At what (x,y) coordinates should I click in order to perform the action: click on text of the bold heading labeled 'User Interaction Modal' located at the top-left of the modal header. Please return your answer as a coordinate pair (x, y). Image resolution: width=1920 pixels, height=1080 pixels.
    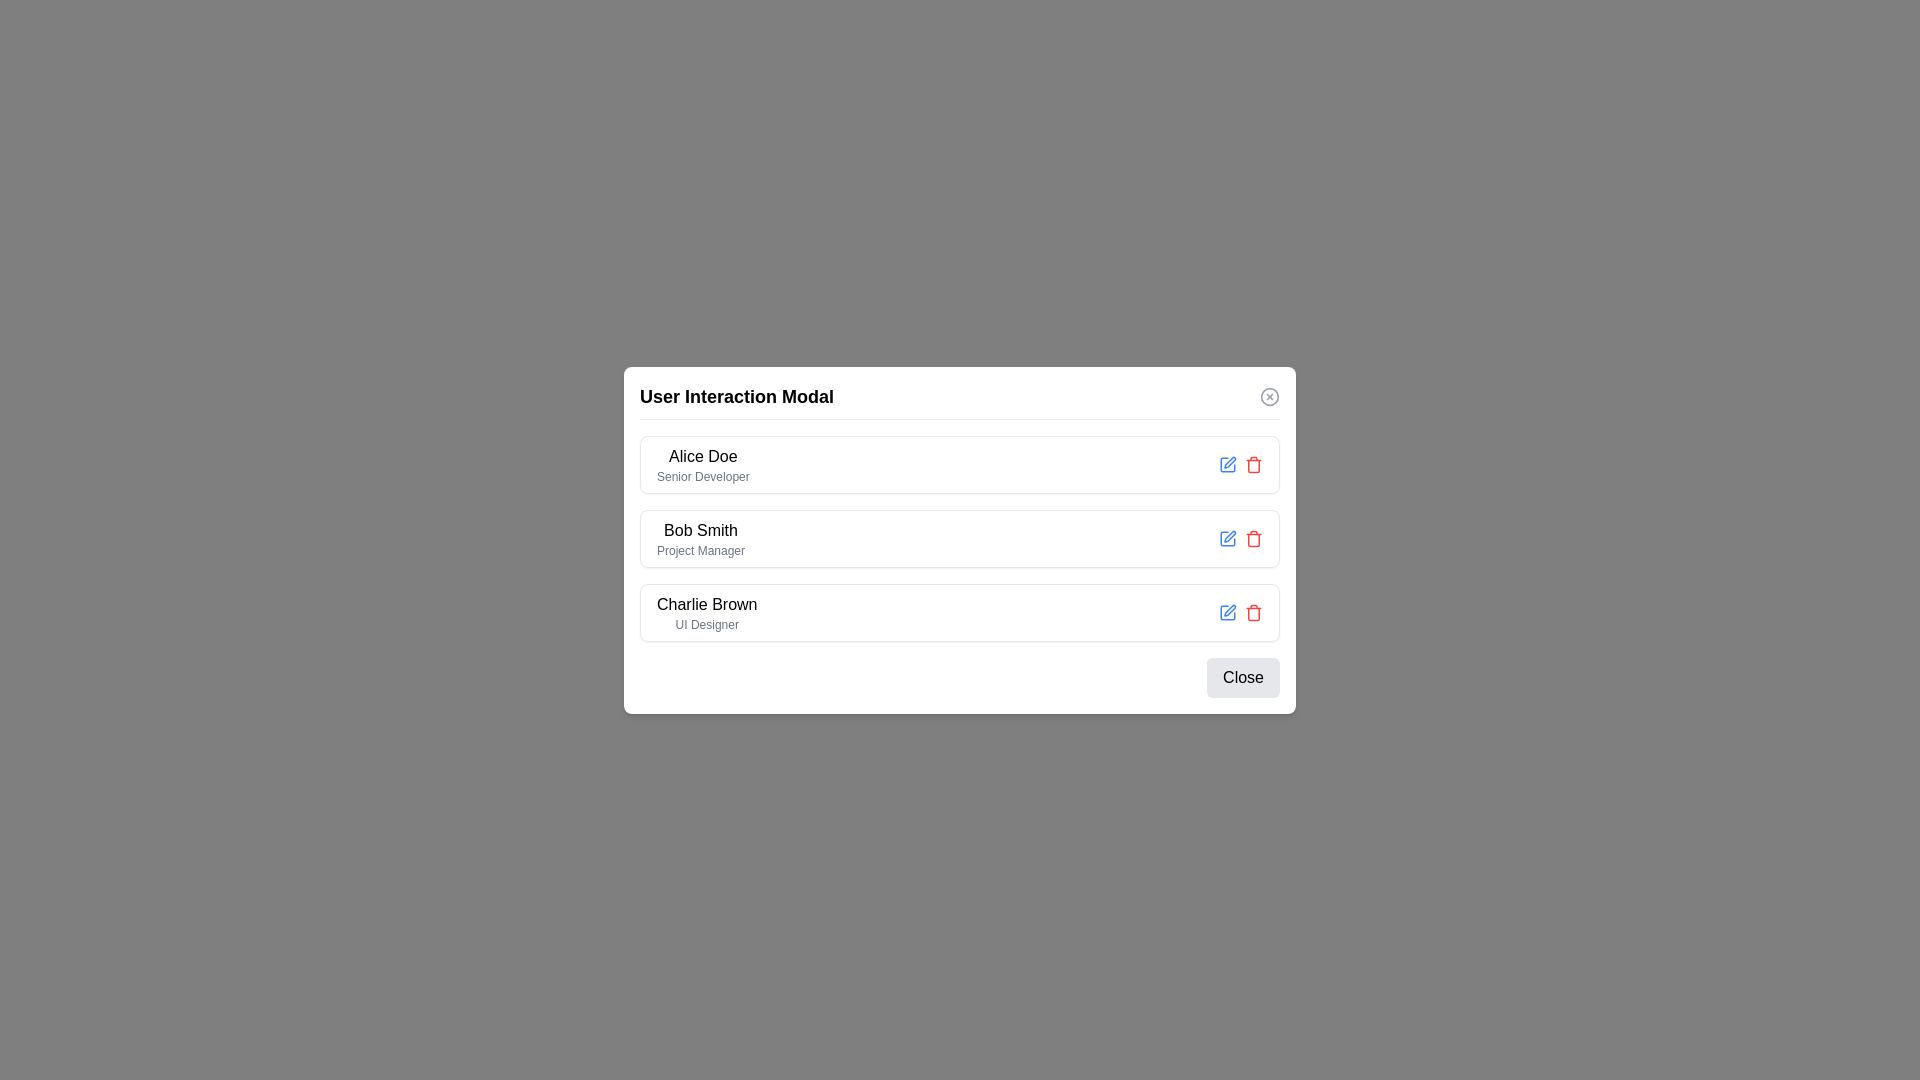
    Looking at the image, I should click on (736, 396).